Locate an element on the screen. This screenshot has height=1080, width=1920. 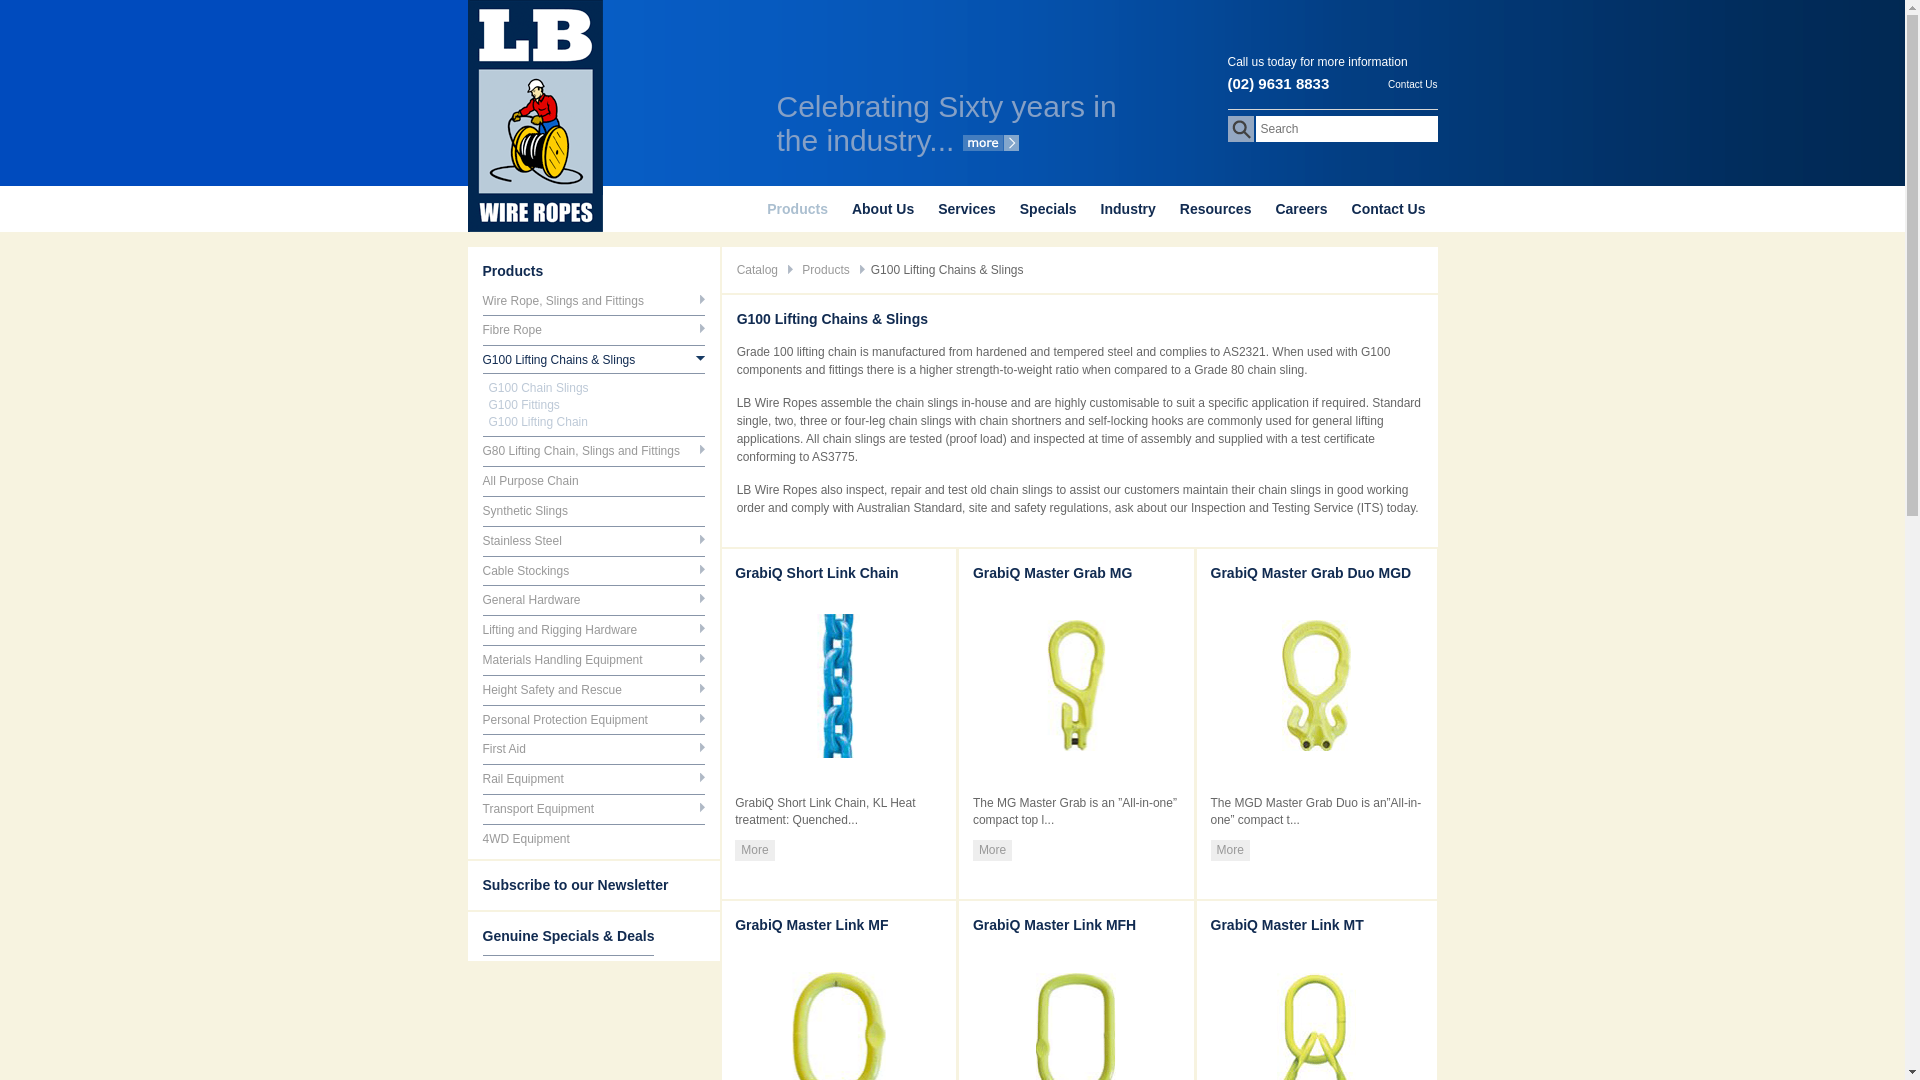
'Lifting and Rigging Hardware' is located at coordinates (559, 628).